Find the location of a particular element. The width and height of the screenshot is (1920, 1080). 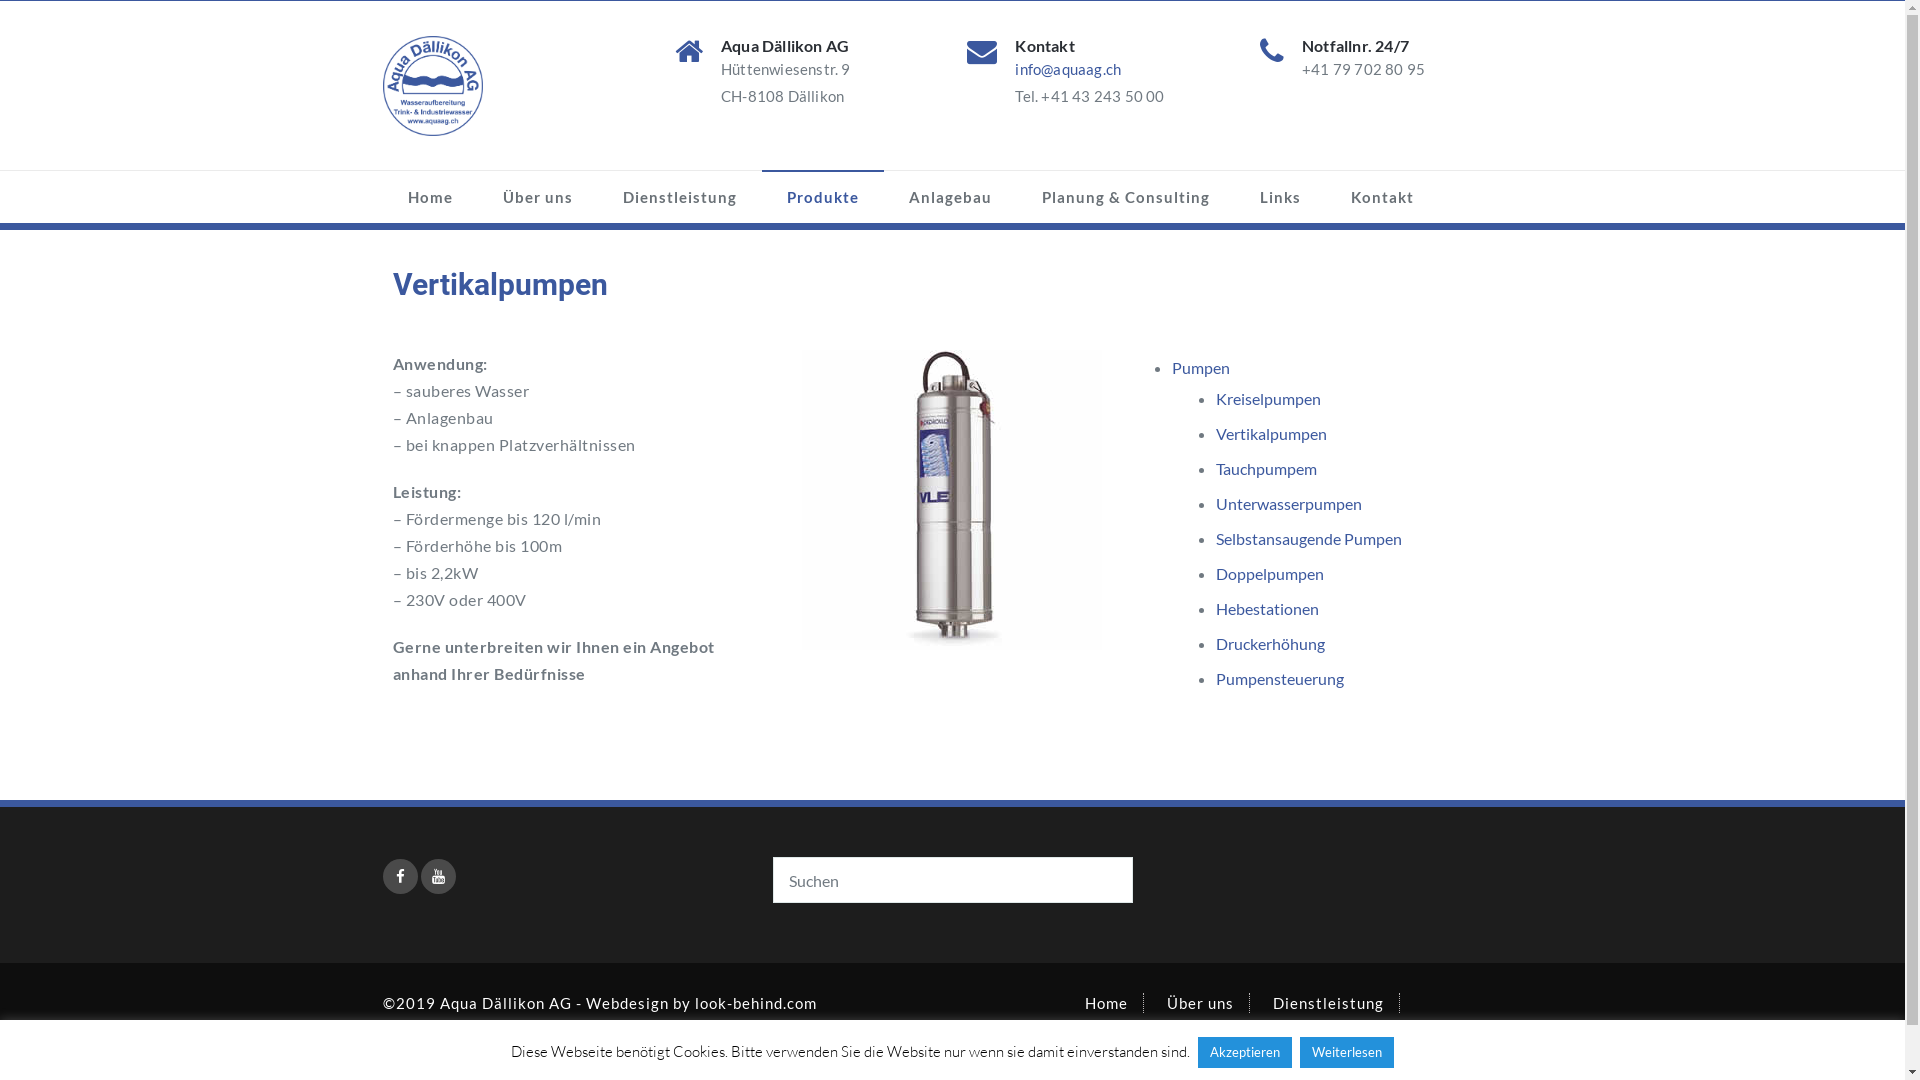

'Vertikalpumpen' is located at coordinates (1270, 432).